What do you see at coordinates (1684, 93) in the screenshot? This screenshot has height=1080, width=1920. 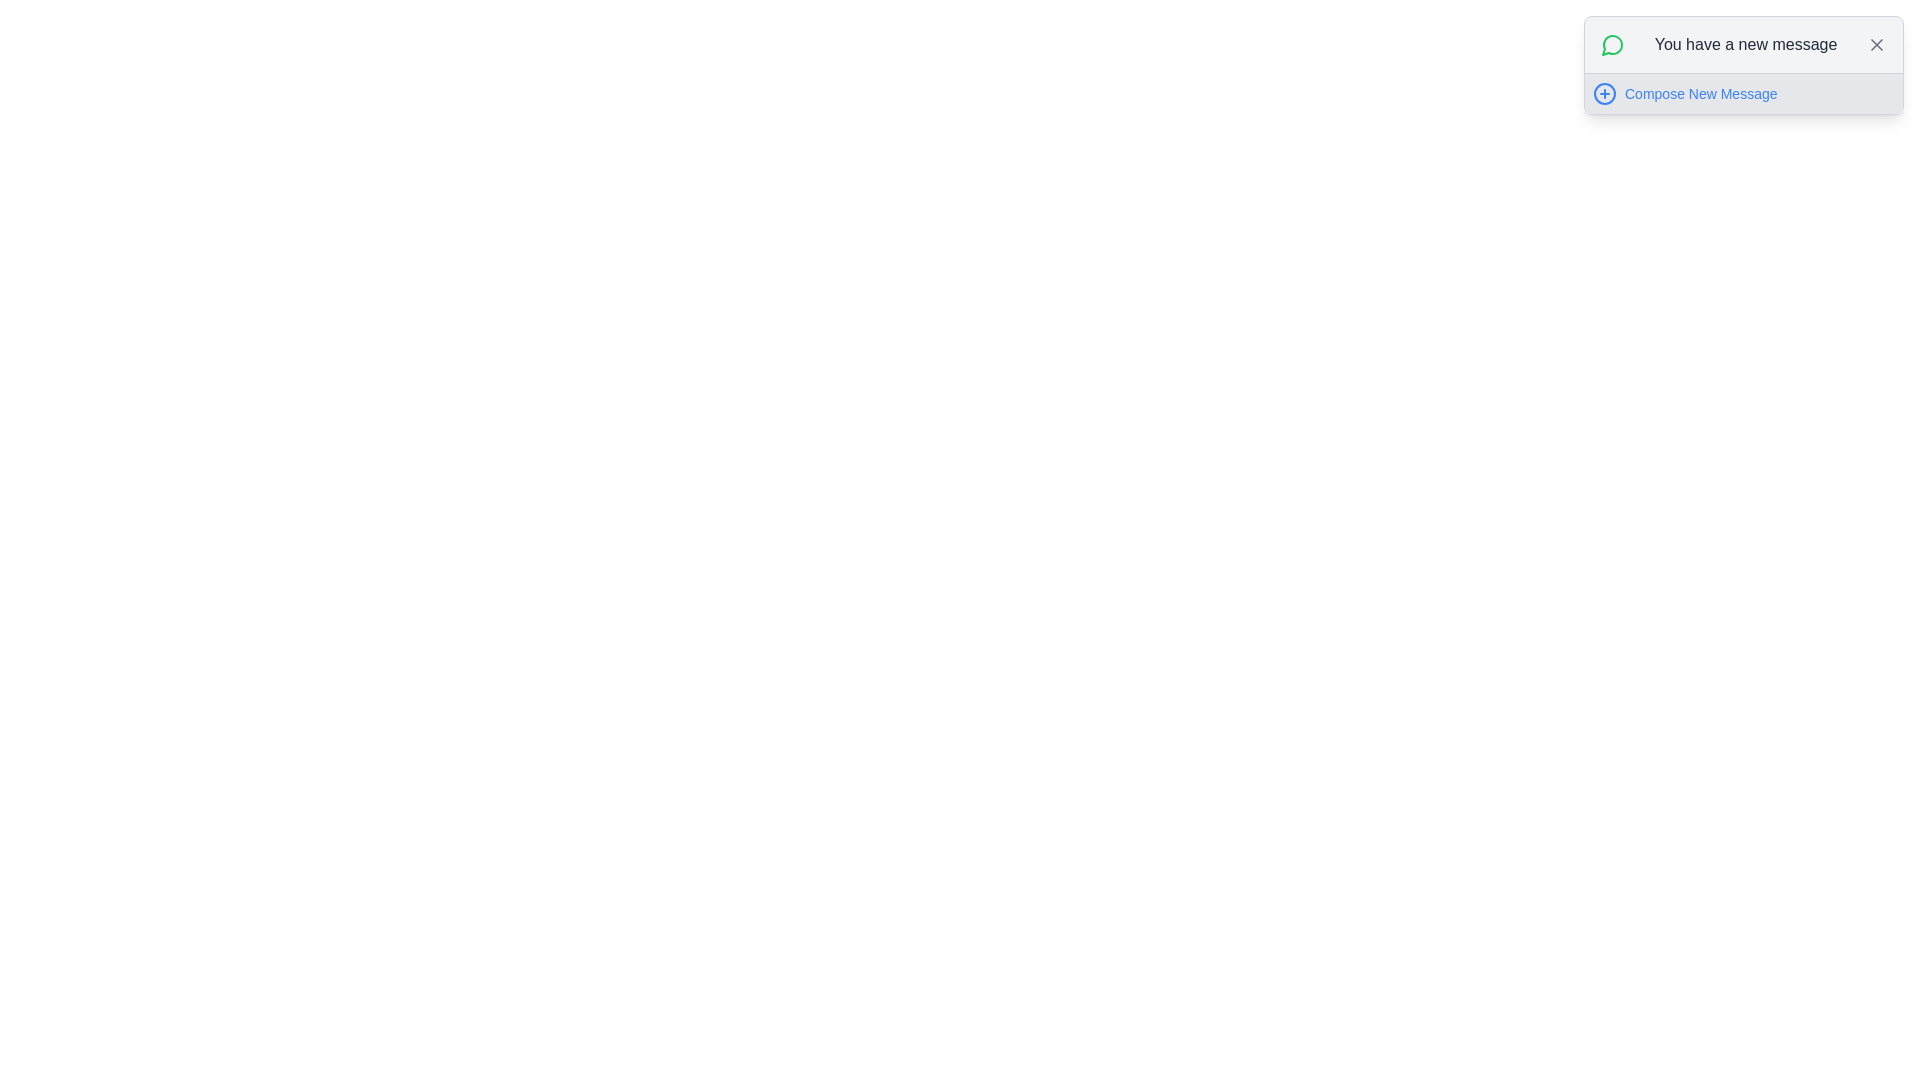 I see `the 'Compose New Message' button located in the top-right section of the interface, inside a gray notification card` at bounding box center [1684, 93].